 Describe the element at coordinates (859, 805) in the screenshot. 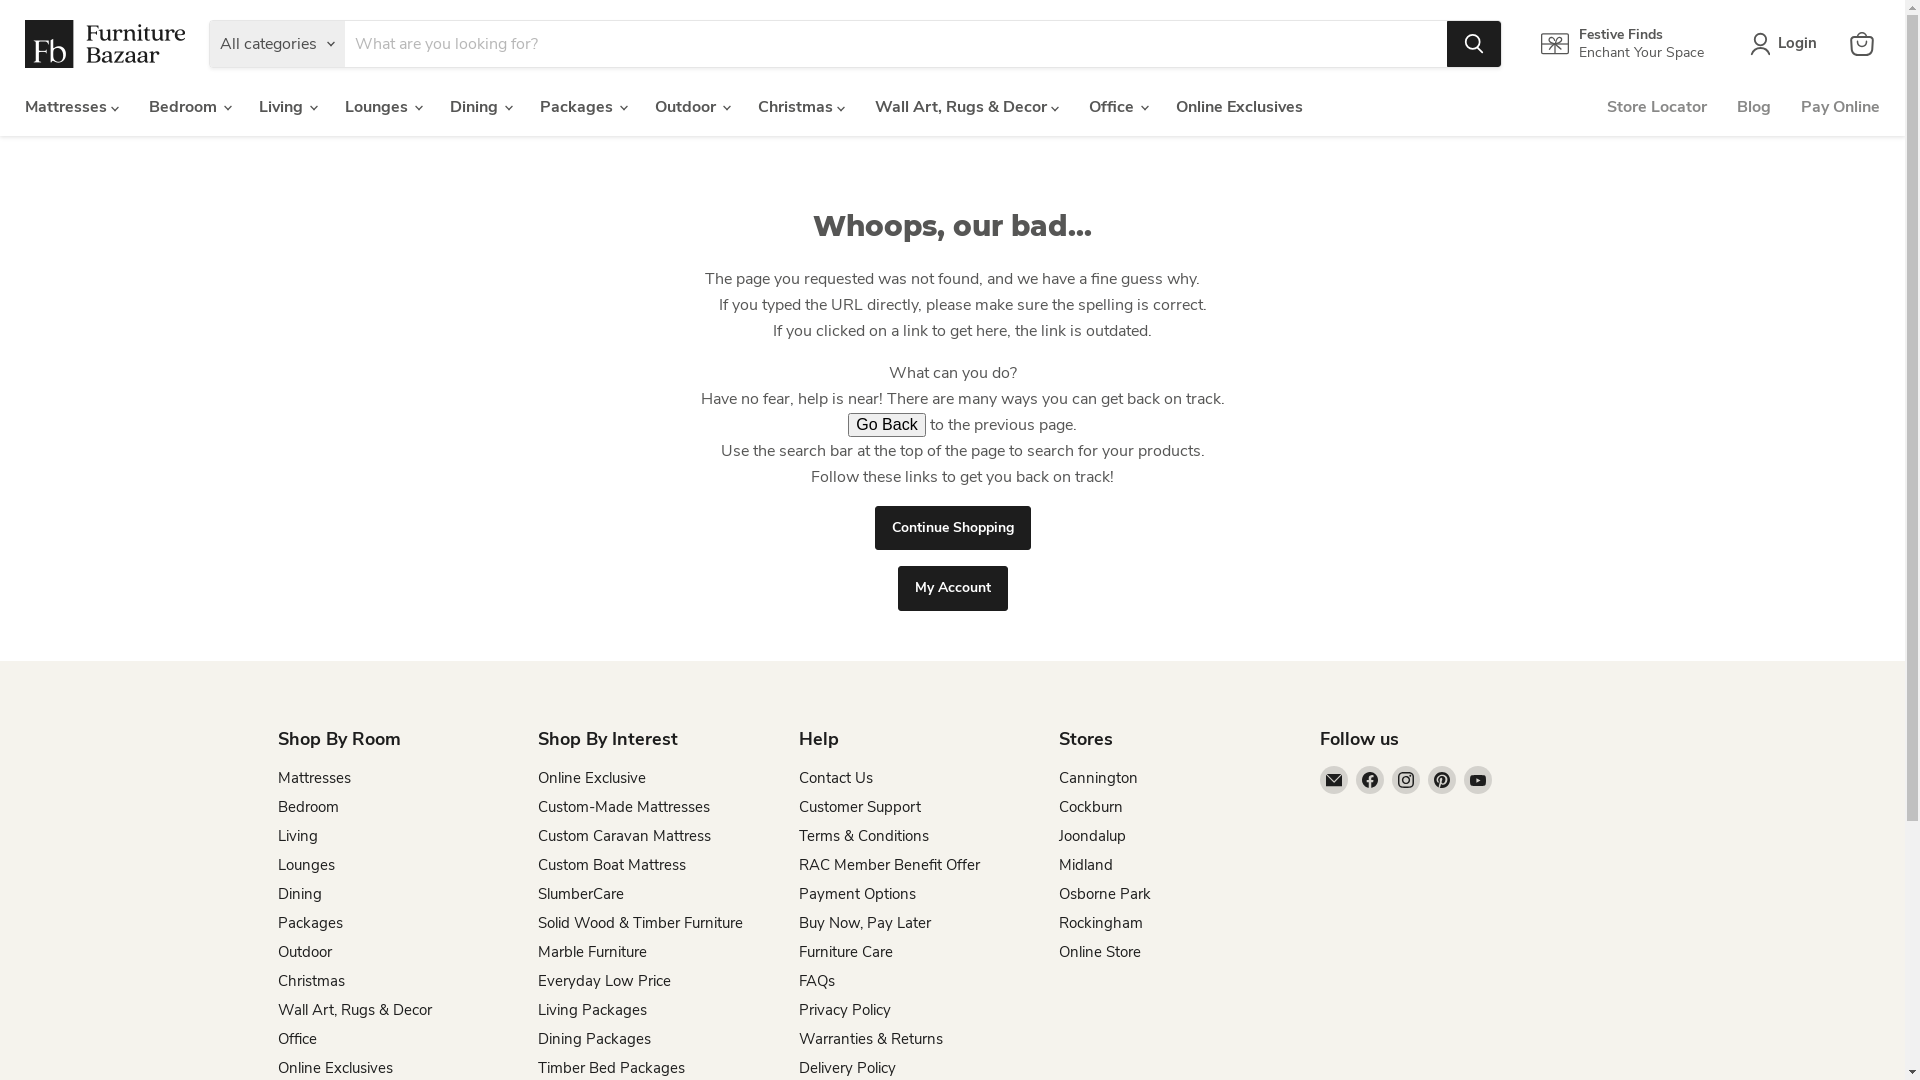

I see `'Customer Support'` at that location.